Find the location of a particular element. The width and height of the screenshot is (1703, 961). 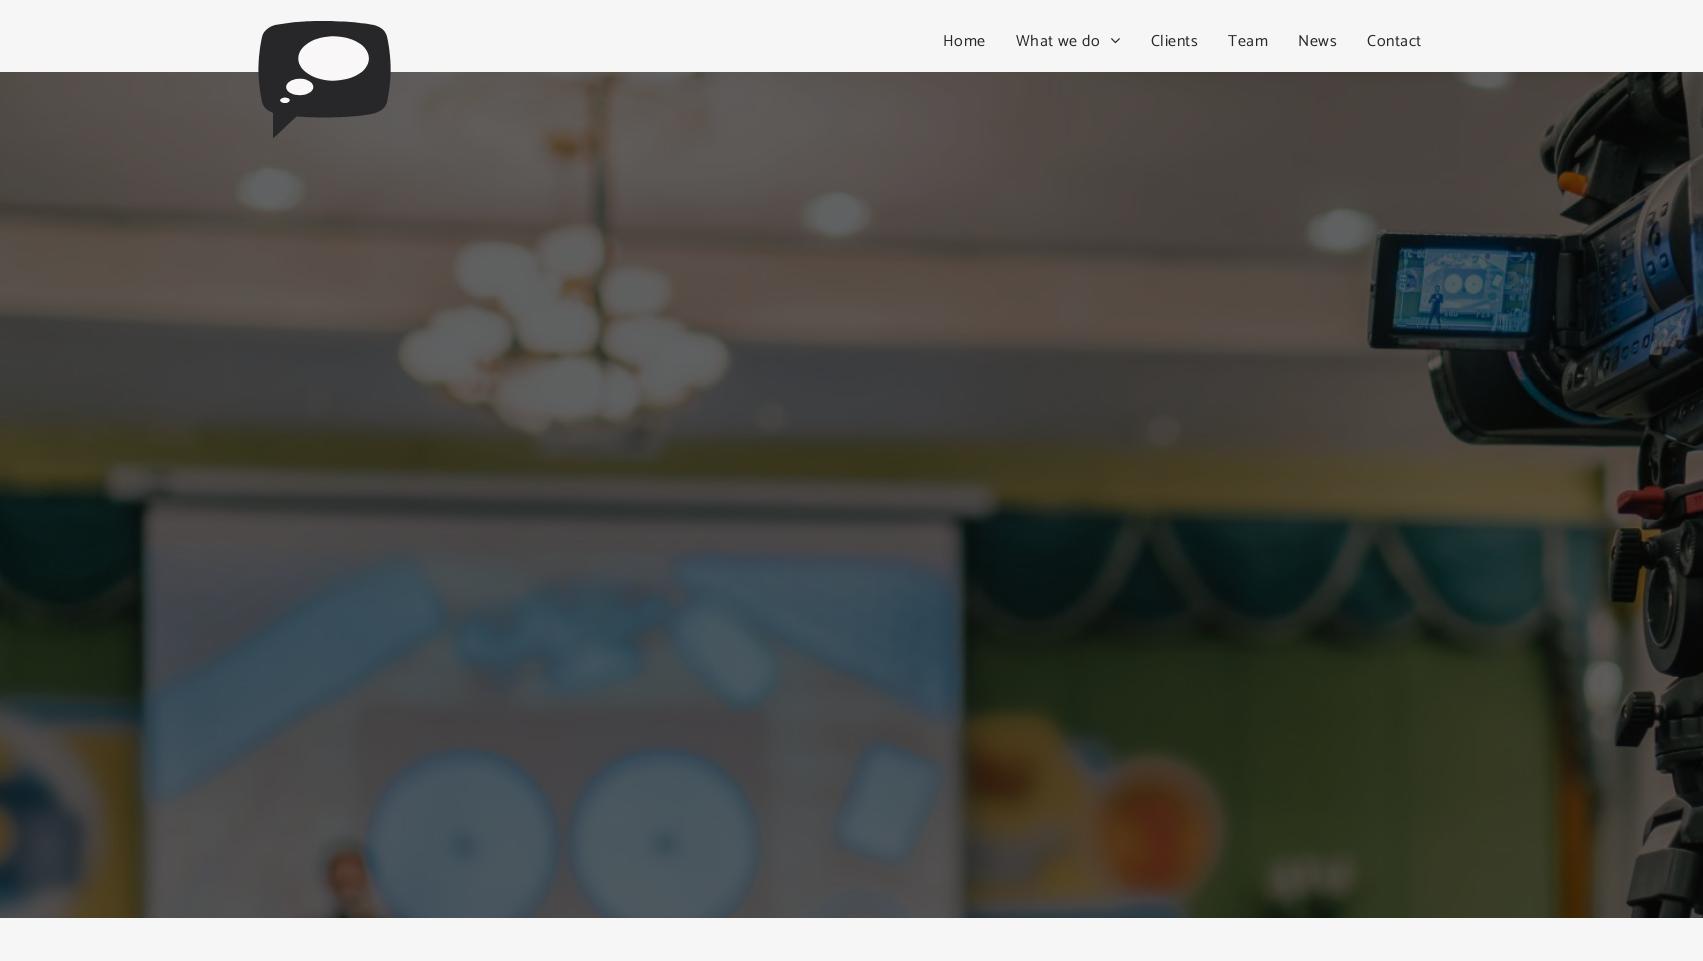

'Share by:' is located at coordinates (82, 49).